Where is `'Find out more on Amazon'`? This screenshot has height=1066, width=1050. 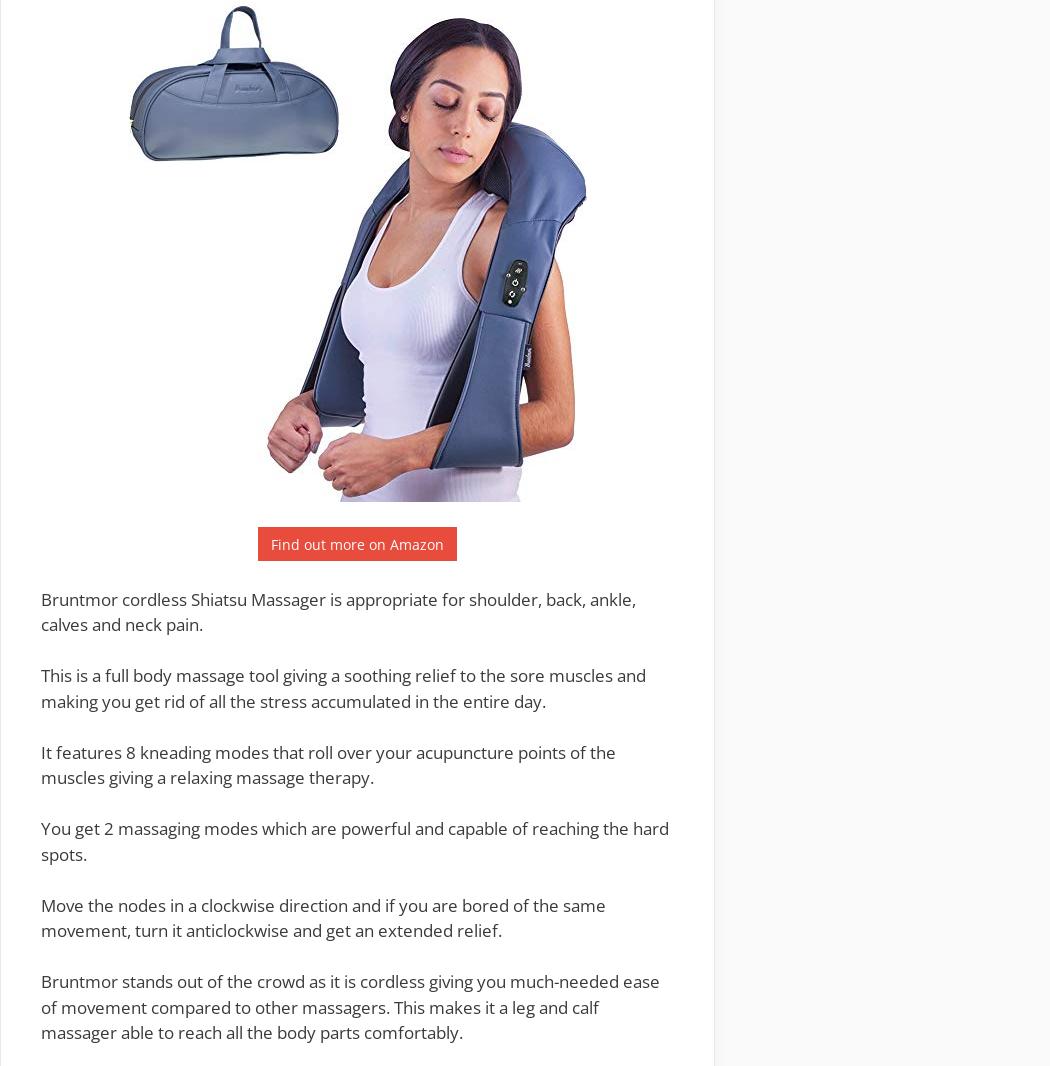 'Find out more on Amazon' is located at coordinates (356, 543).